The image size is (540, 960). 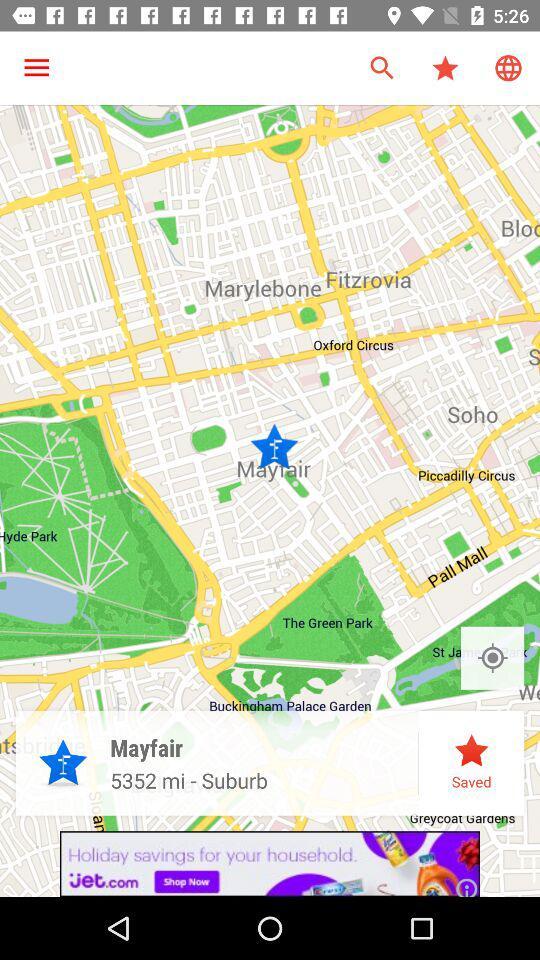 I want to click on the location_crosshair icon, so click(x=491, y=657).